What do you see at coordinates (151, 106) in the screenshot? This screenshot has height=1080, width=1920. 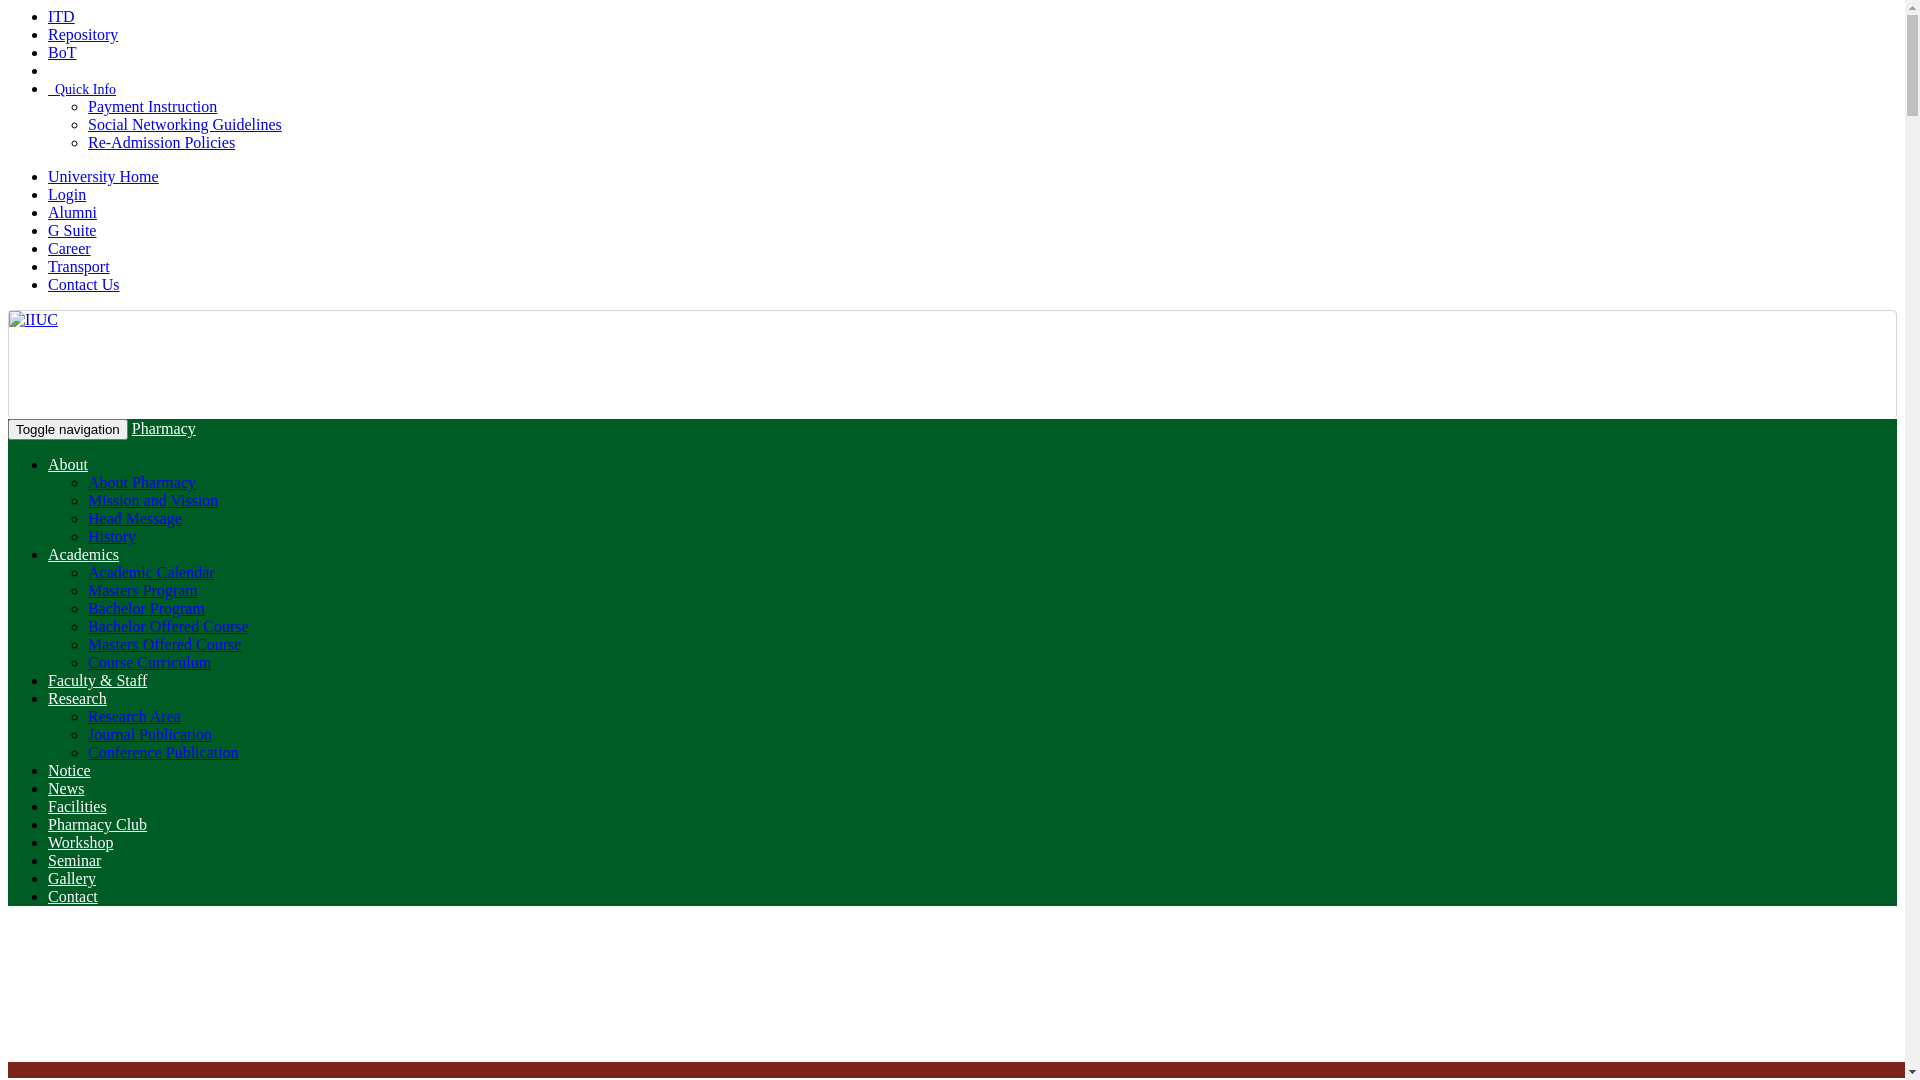 I see `'Payment Instruction'` at bounding box center [151, 106].